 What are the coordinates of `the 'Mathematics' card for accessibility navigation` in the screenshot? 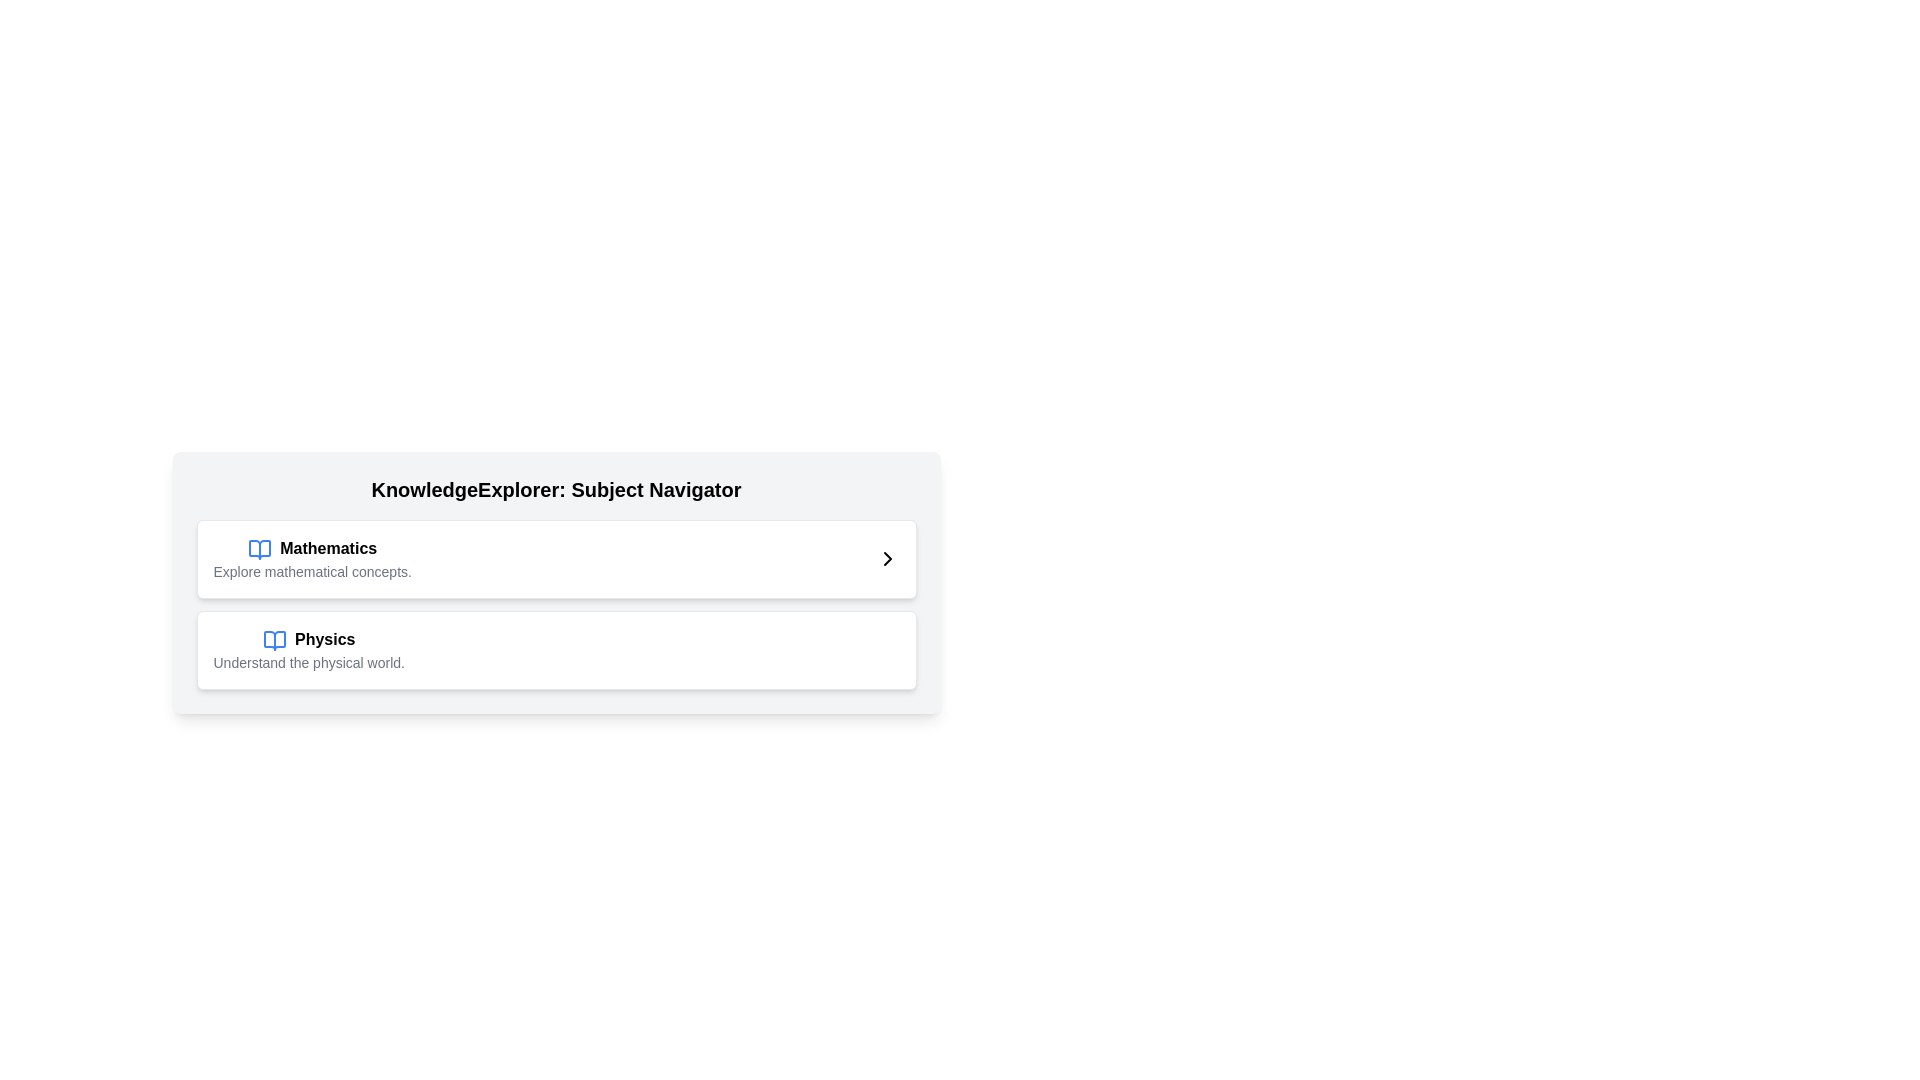 It's located at (556, 559).